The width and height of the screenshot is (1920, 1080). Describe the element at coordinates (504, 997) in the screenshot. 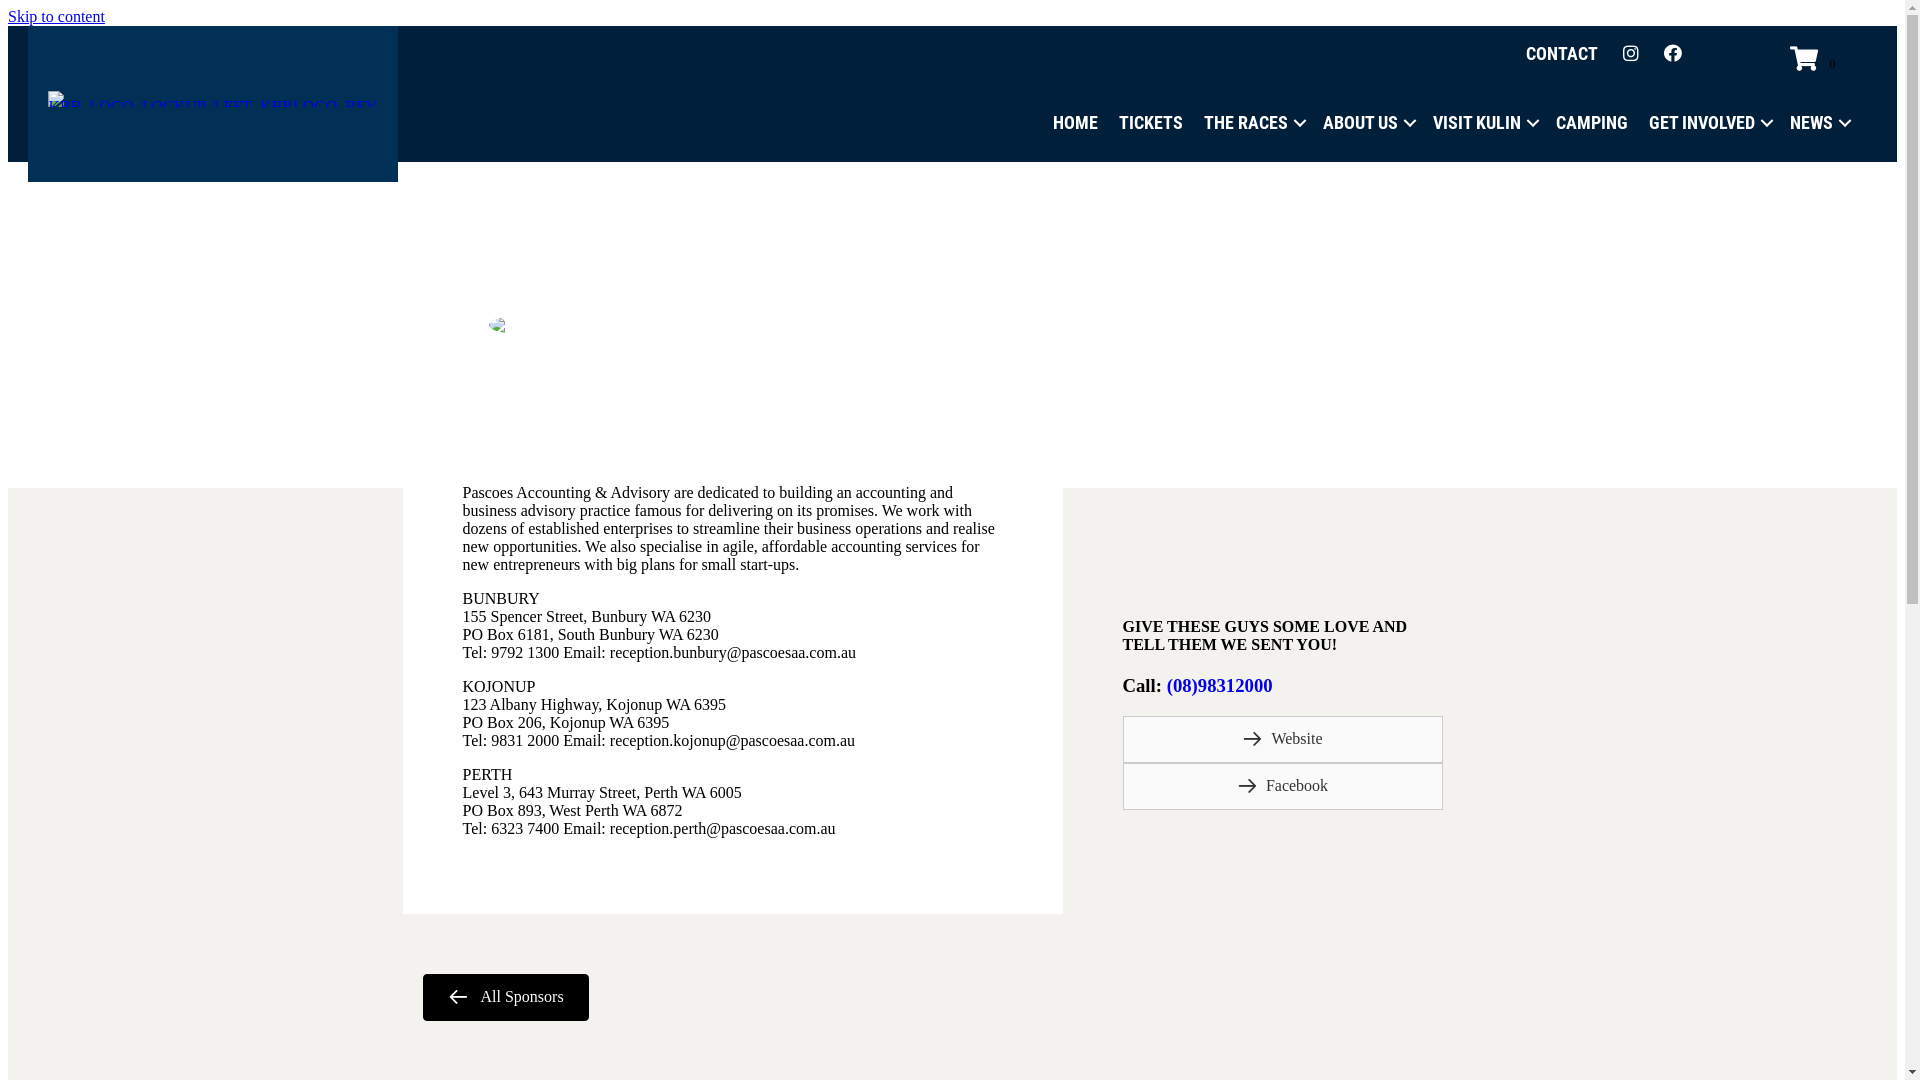

I see `'All Sponsors'` at that location.